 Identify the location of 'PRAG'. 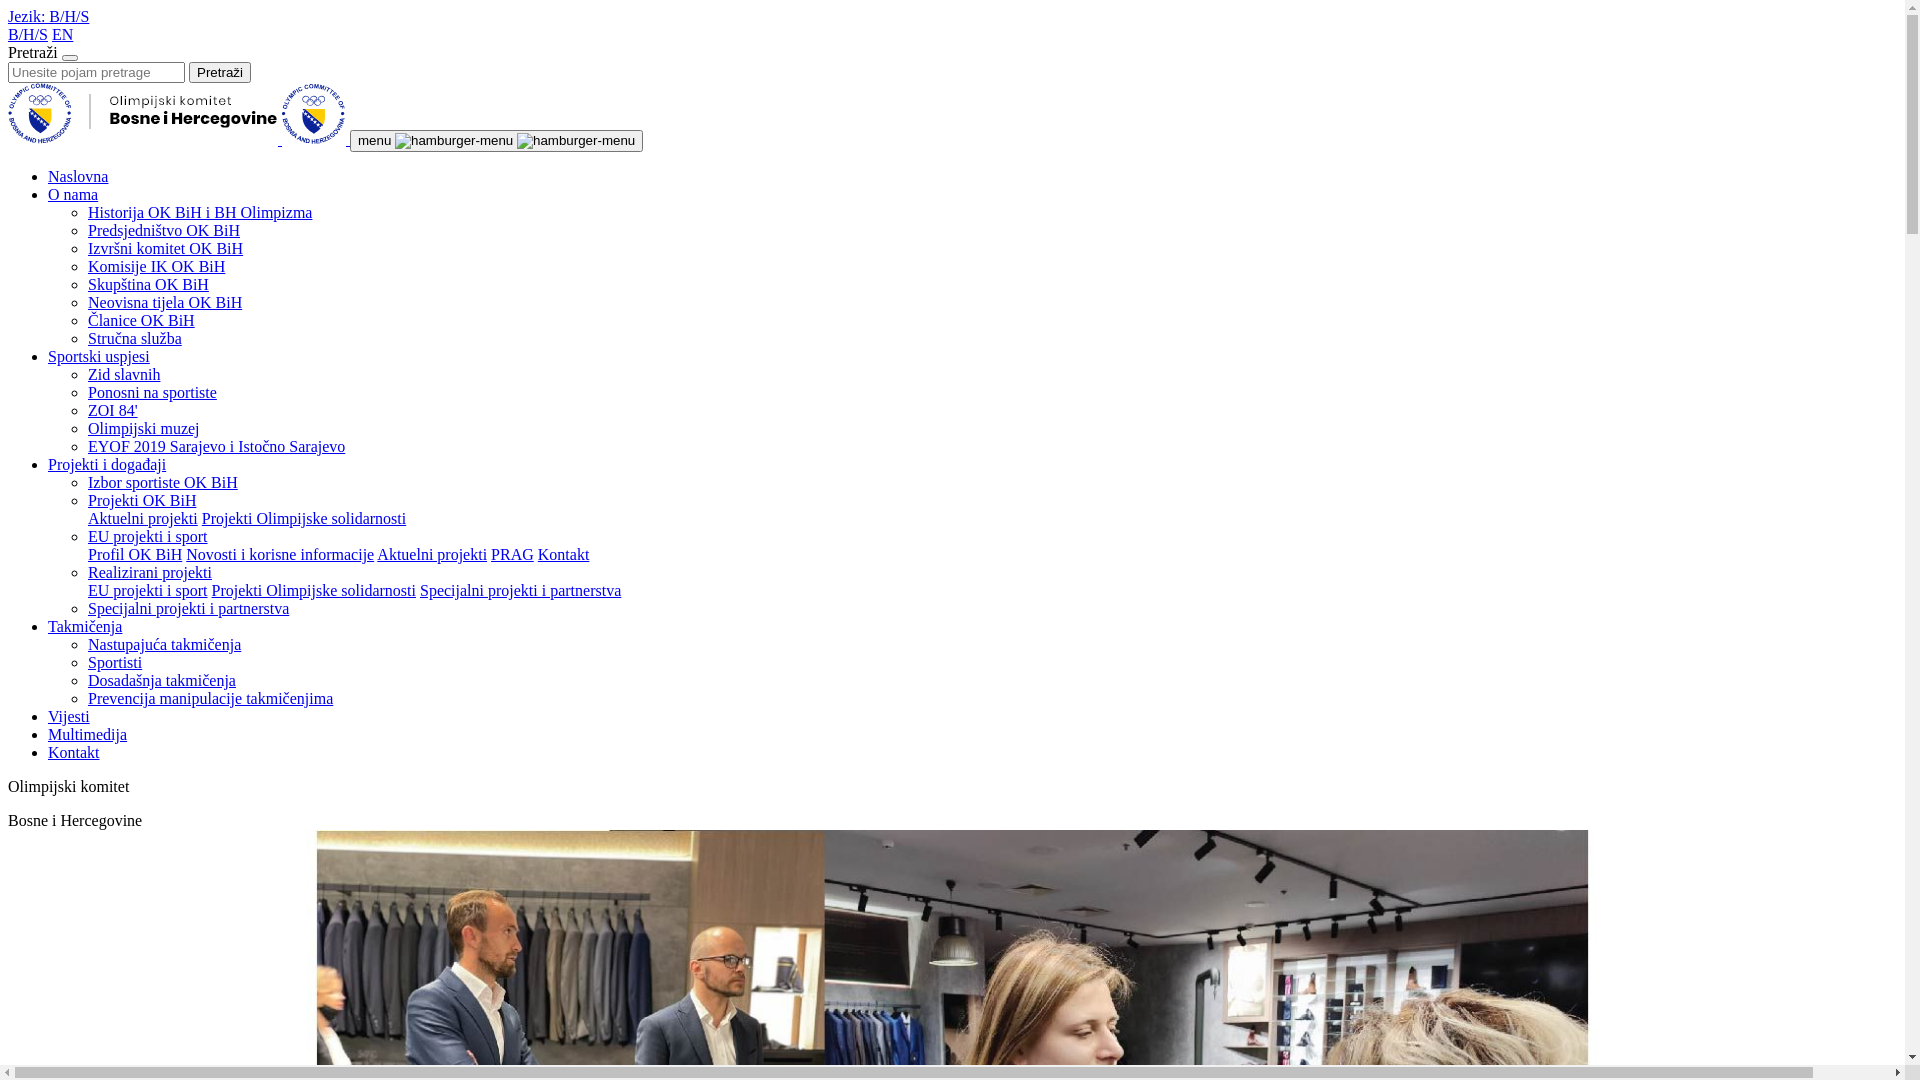
(512, 554).